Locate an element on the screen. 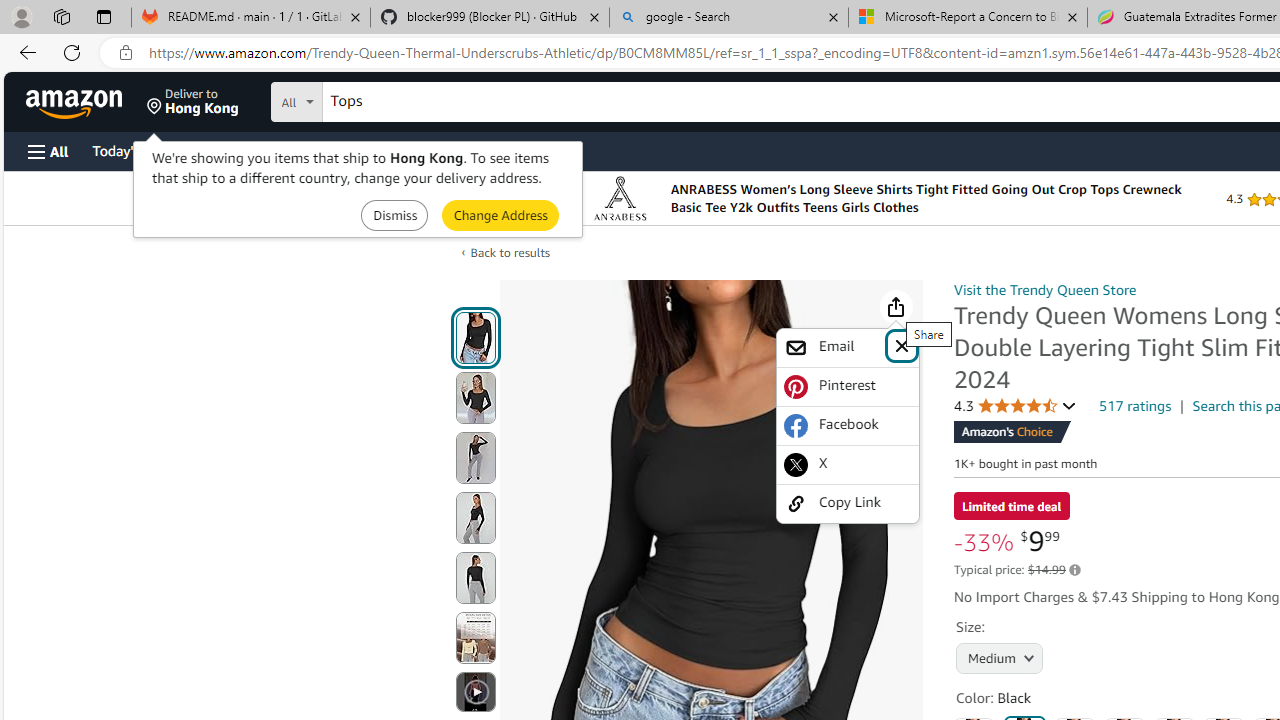 The image size is (1280, 720). 'X' is located at coordinates (848, 464).